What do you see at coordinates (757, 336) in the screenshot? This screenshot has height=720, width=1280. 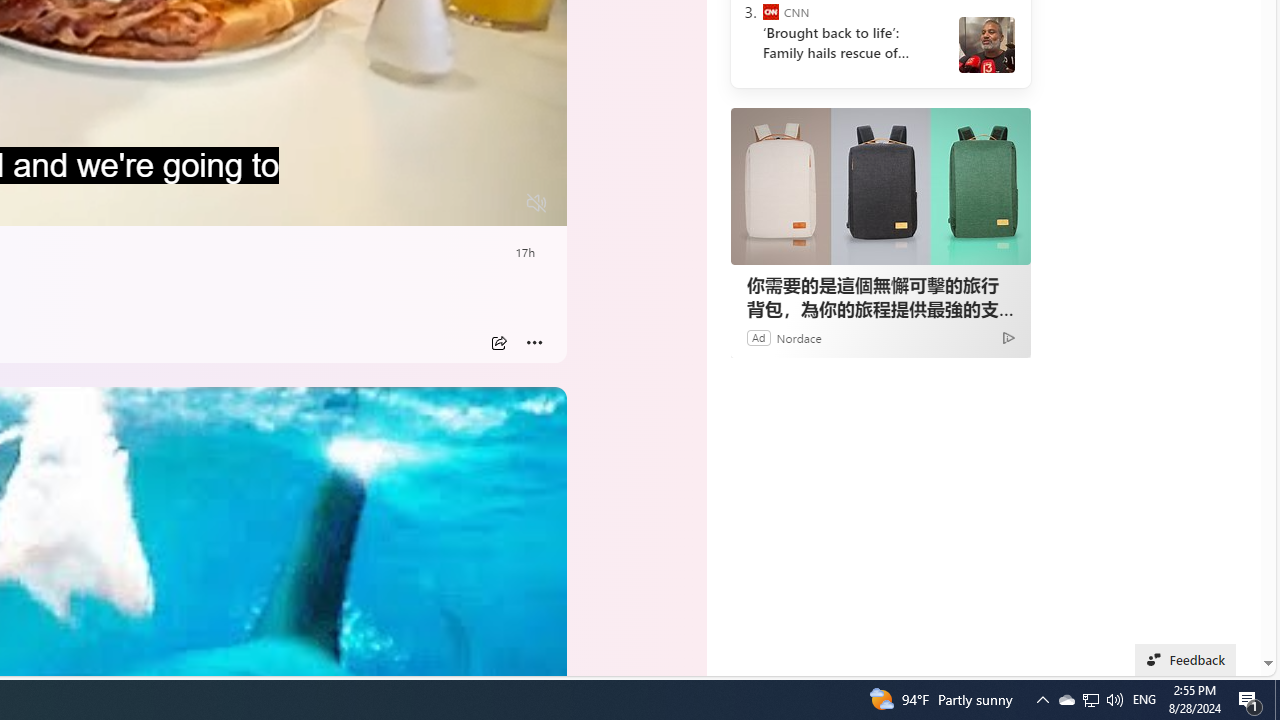 I see `'Ad'` at bounding box center [757, 336].